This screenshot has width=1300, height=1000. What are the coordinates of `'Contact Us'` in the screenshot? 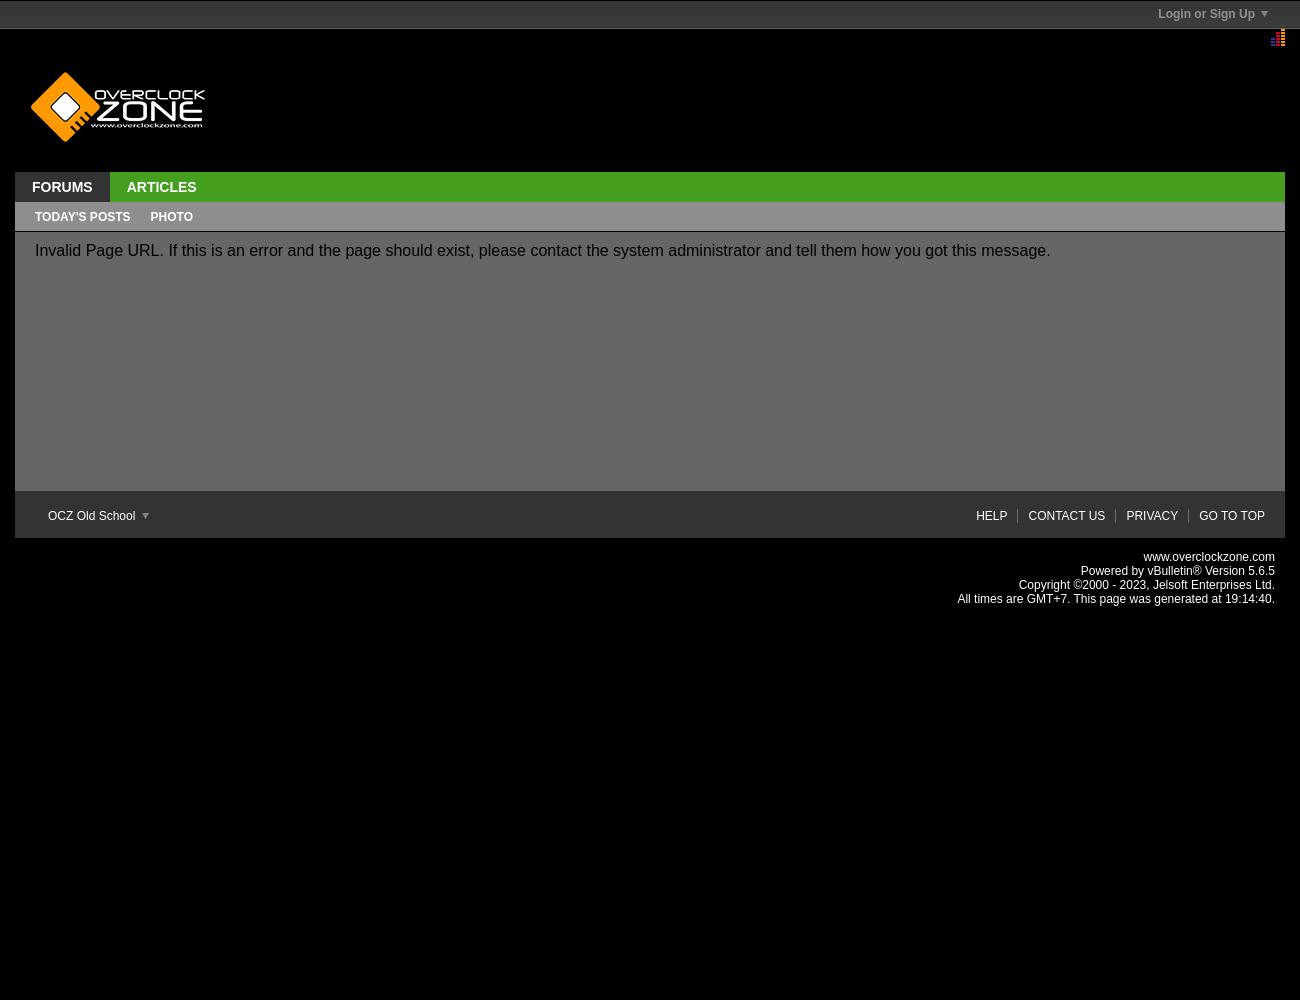 It's located at (1066, 516).